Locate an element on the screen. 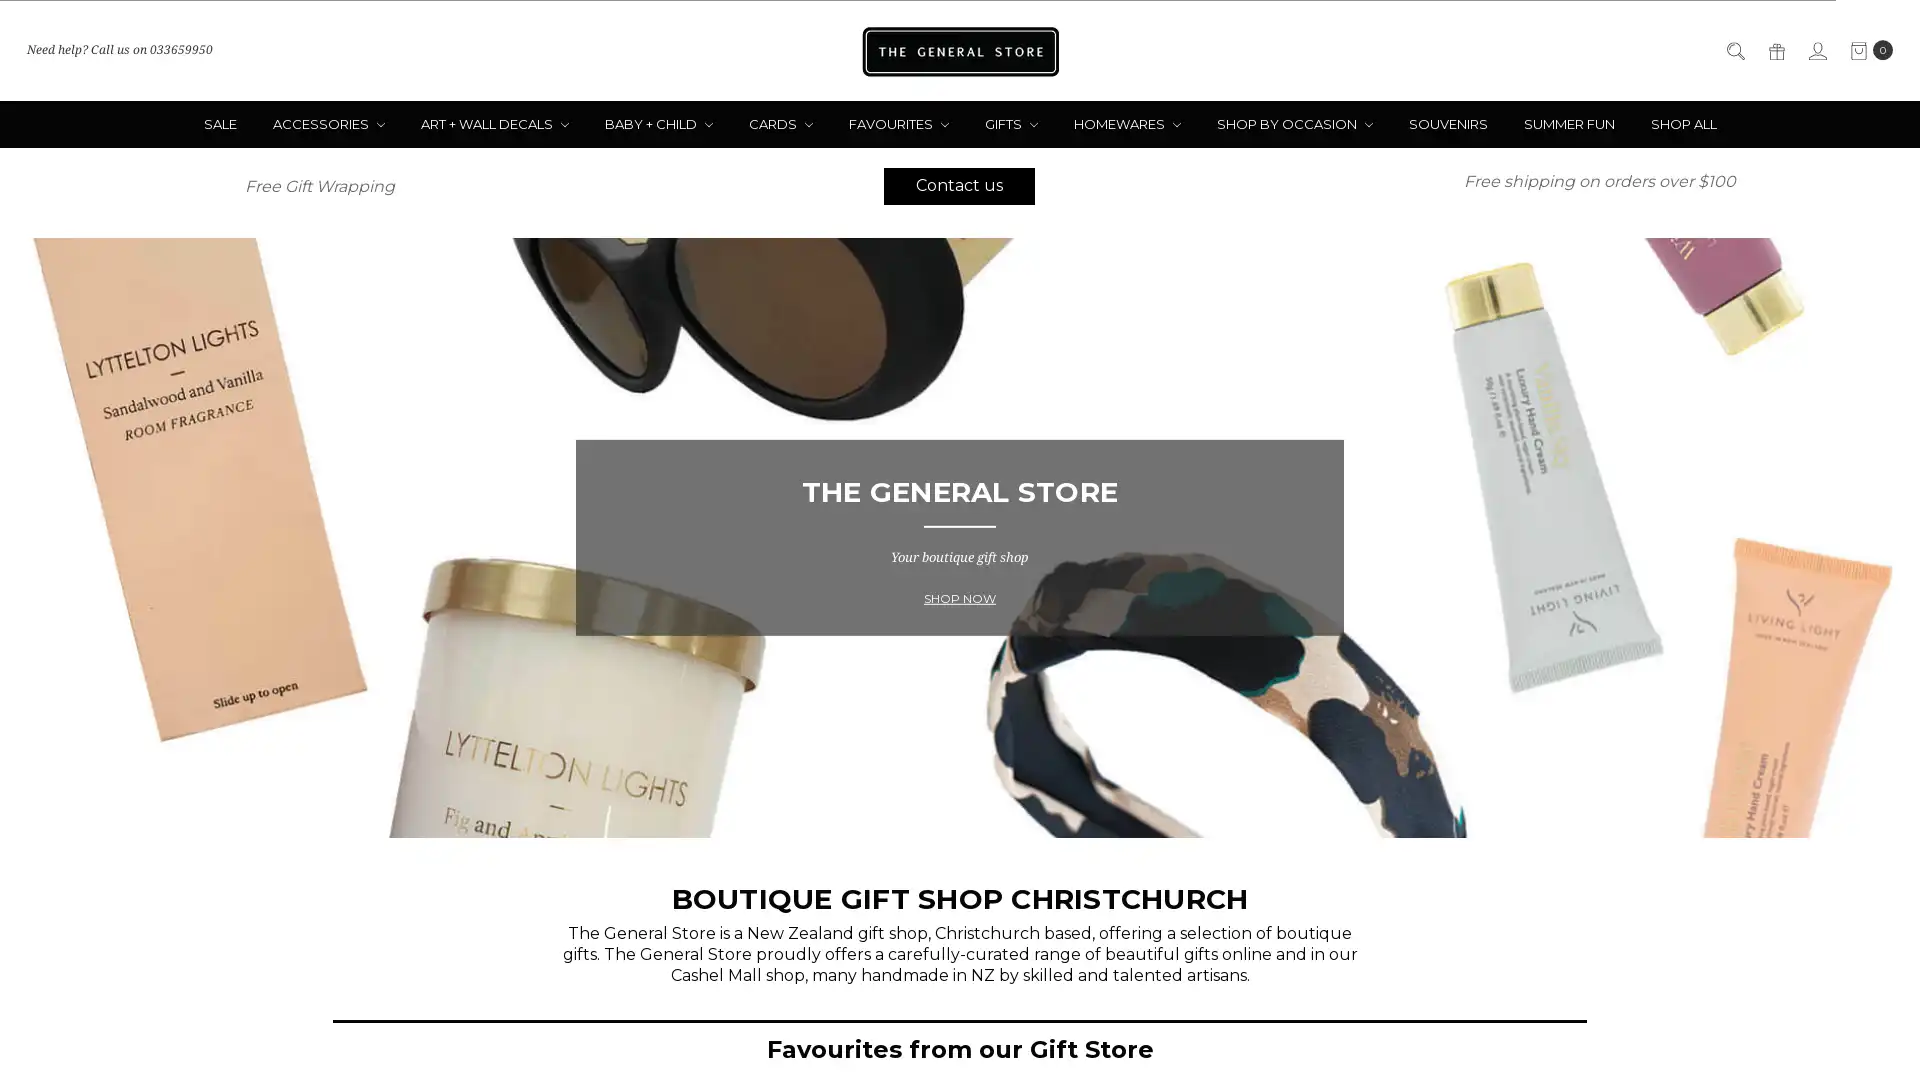  Contact us is located at coordinates (958, 185).